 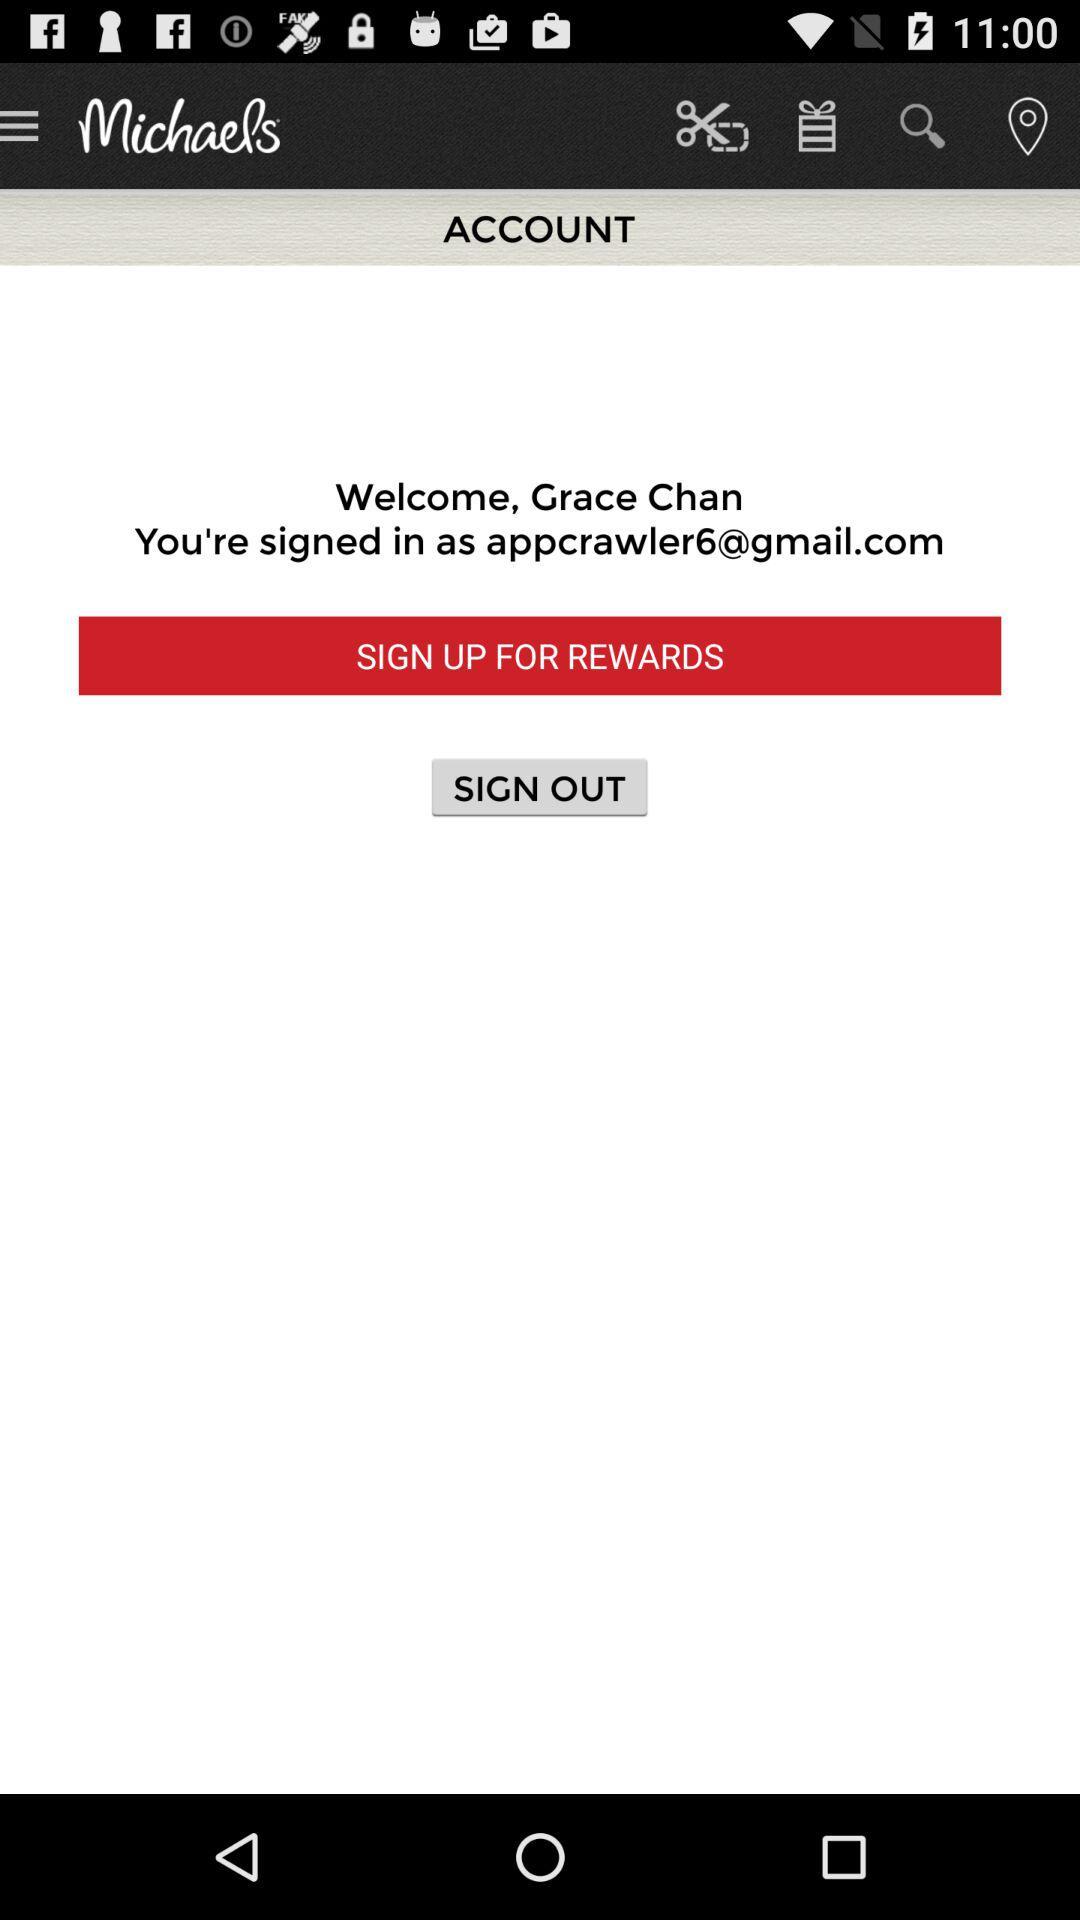 I want to click on item next to account icon, so click(x=711, y=124).